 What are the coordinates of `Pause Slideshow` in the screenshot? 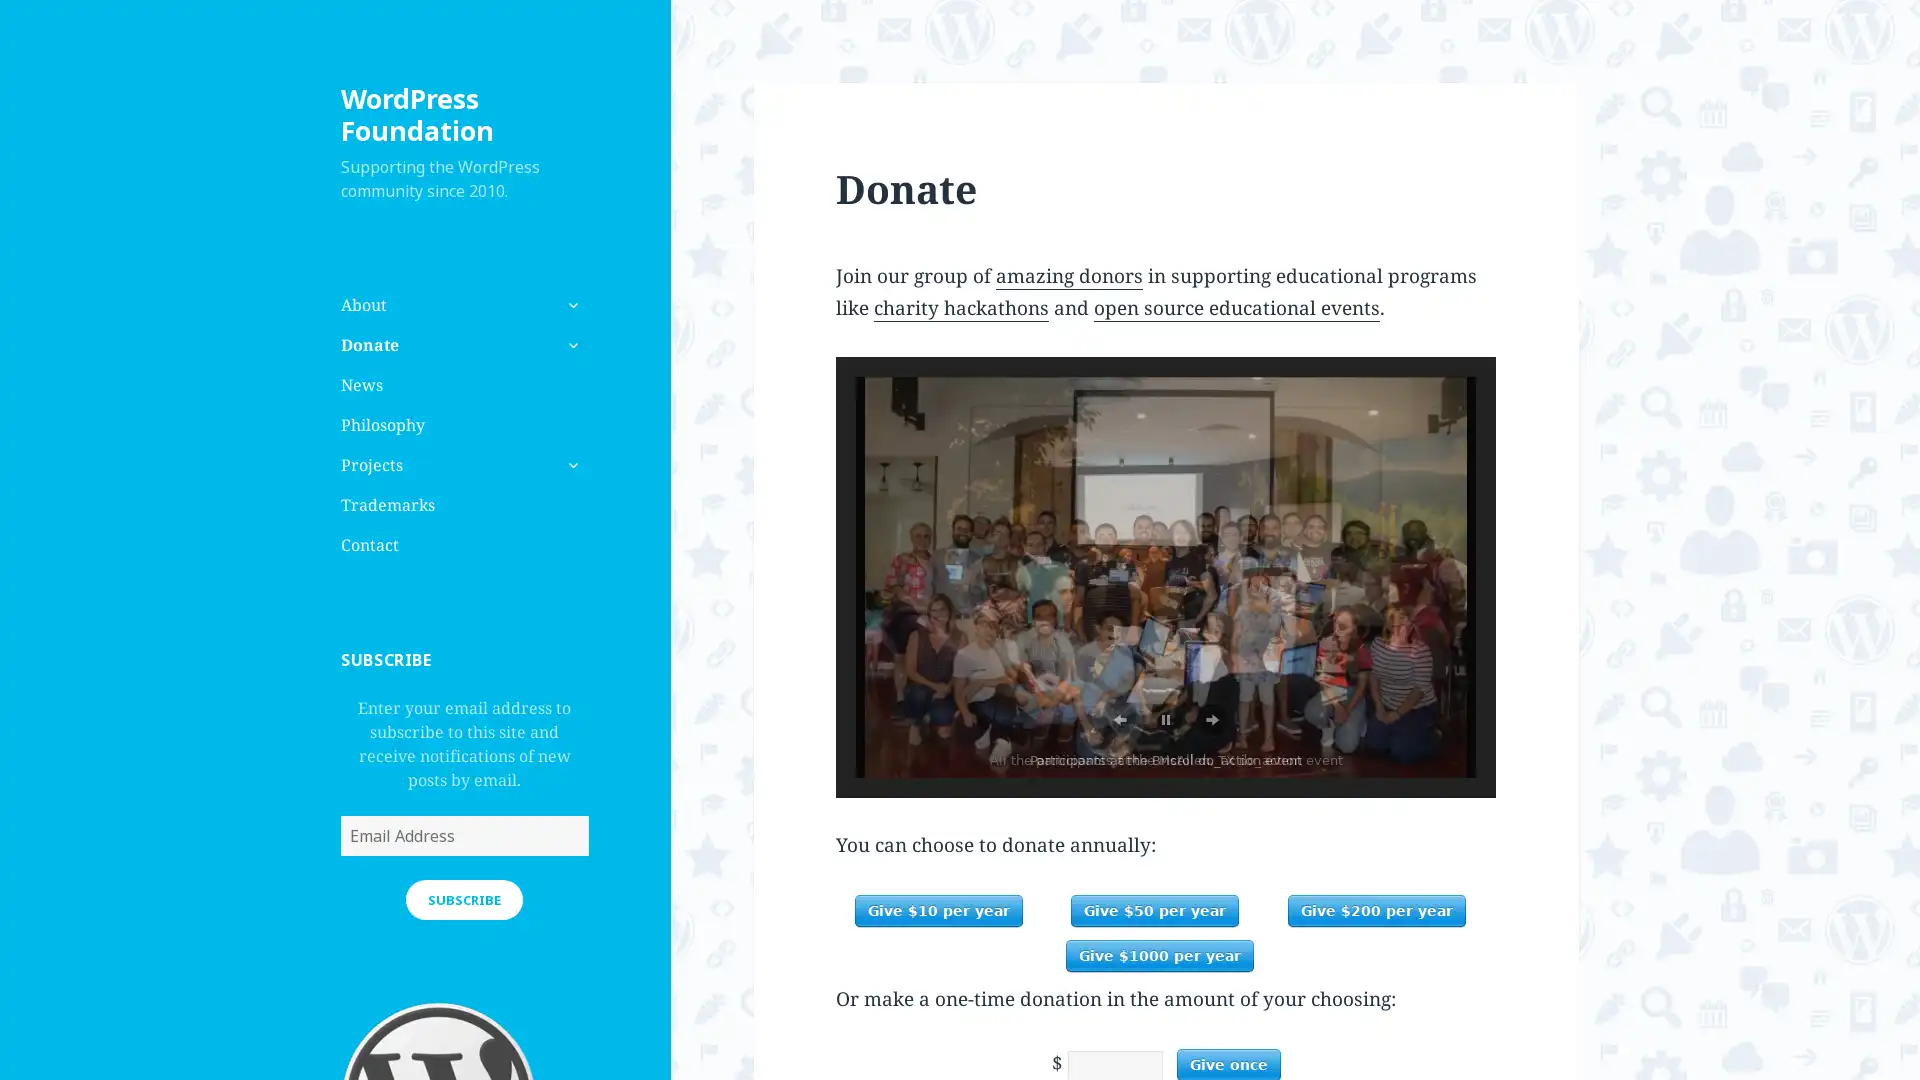 It's located at (1166, 720).